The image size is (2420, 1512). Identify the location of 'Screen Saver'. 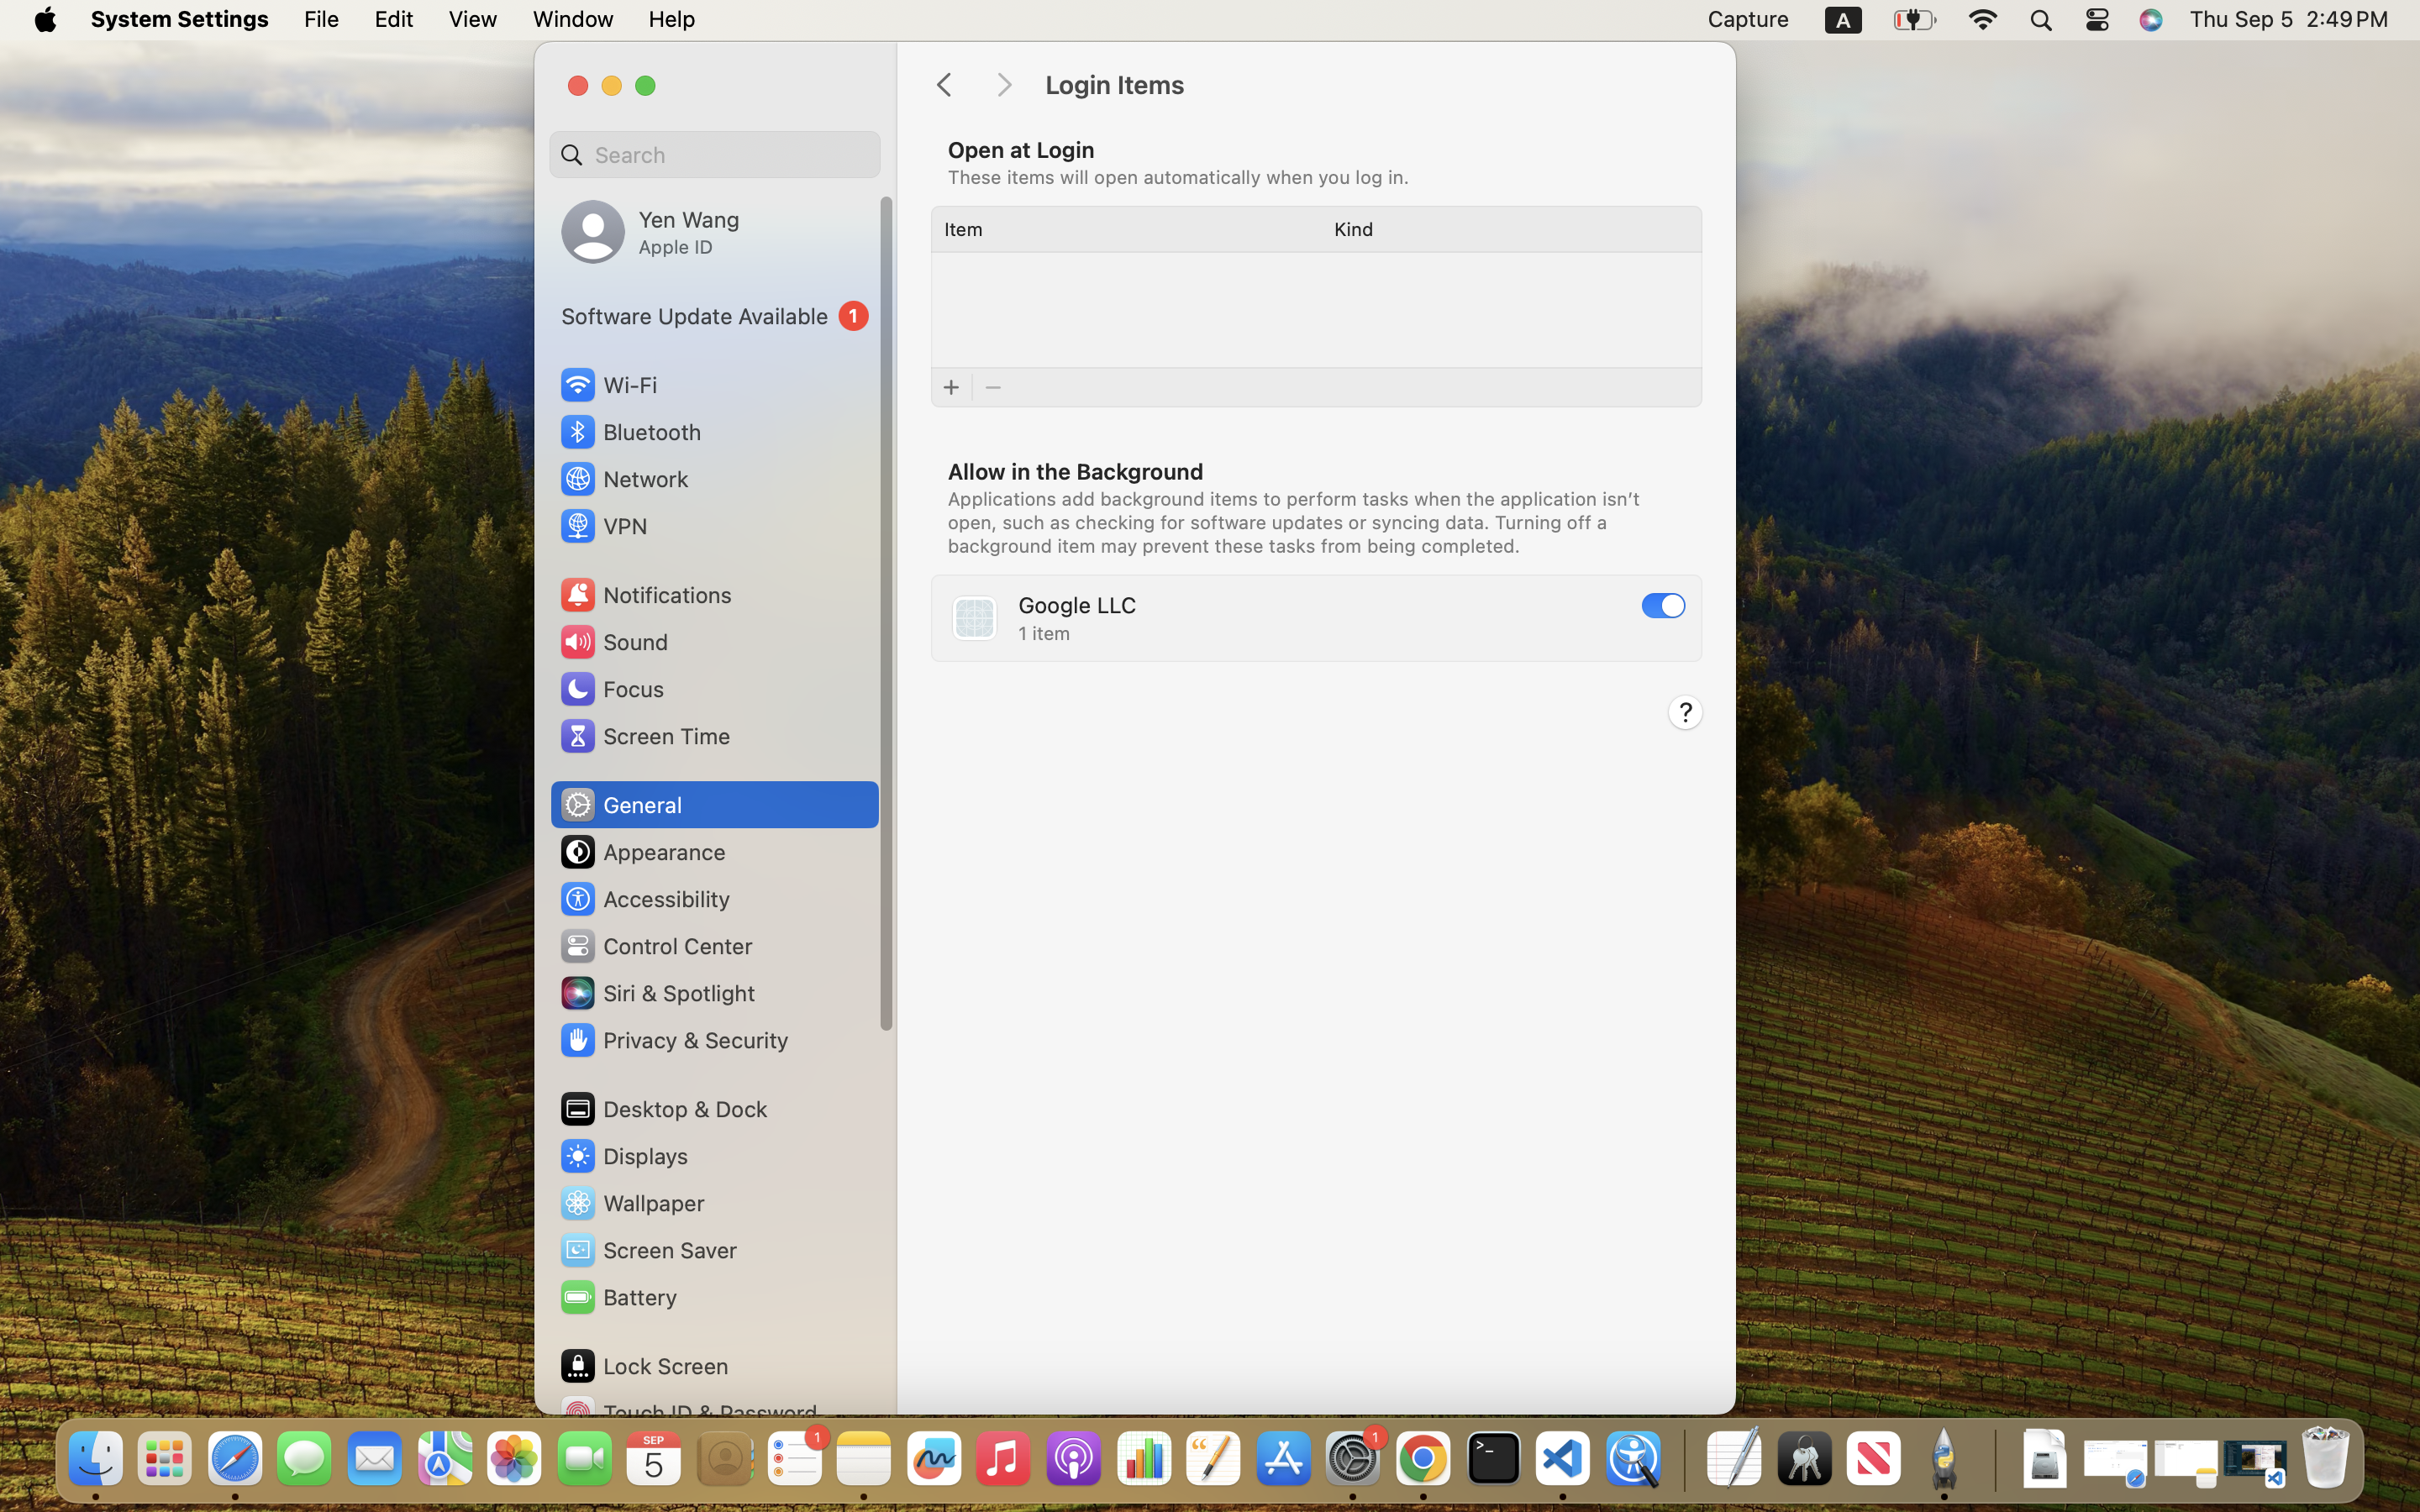
(646, 1250).